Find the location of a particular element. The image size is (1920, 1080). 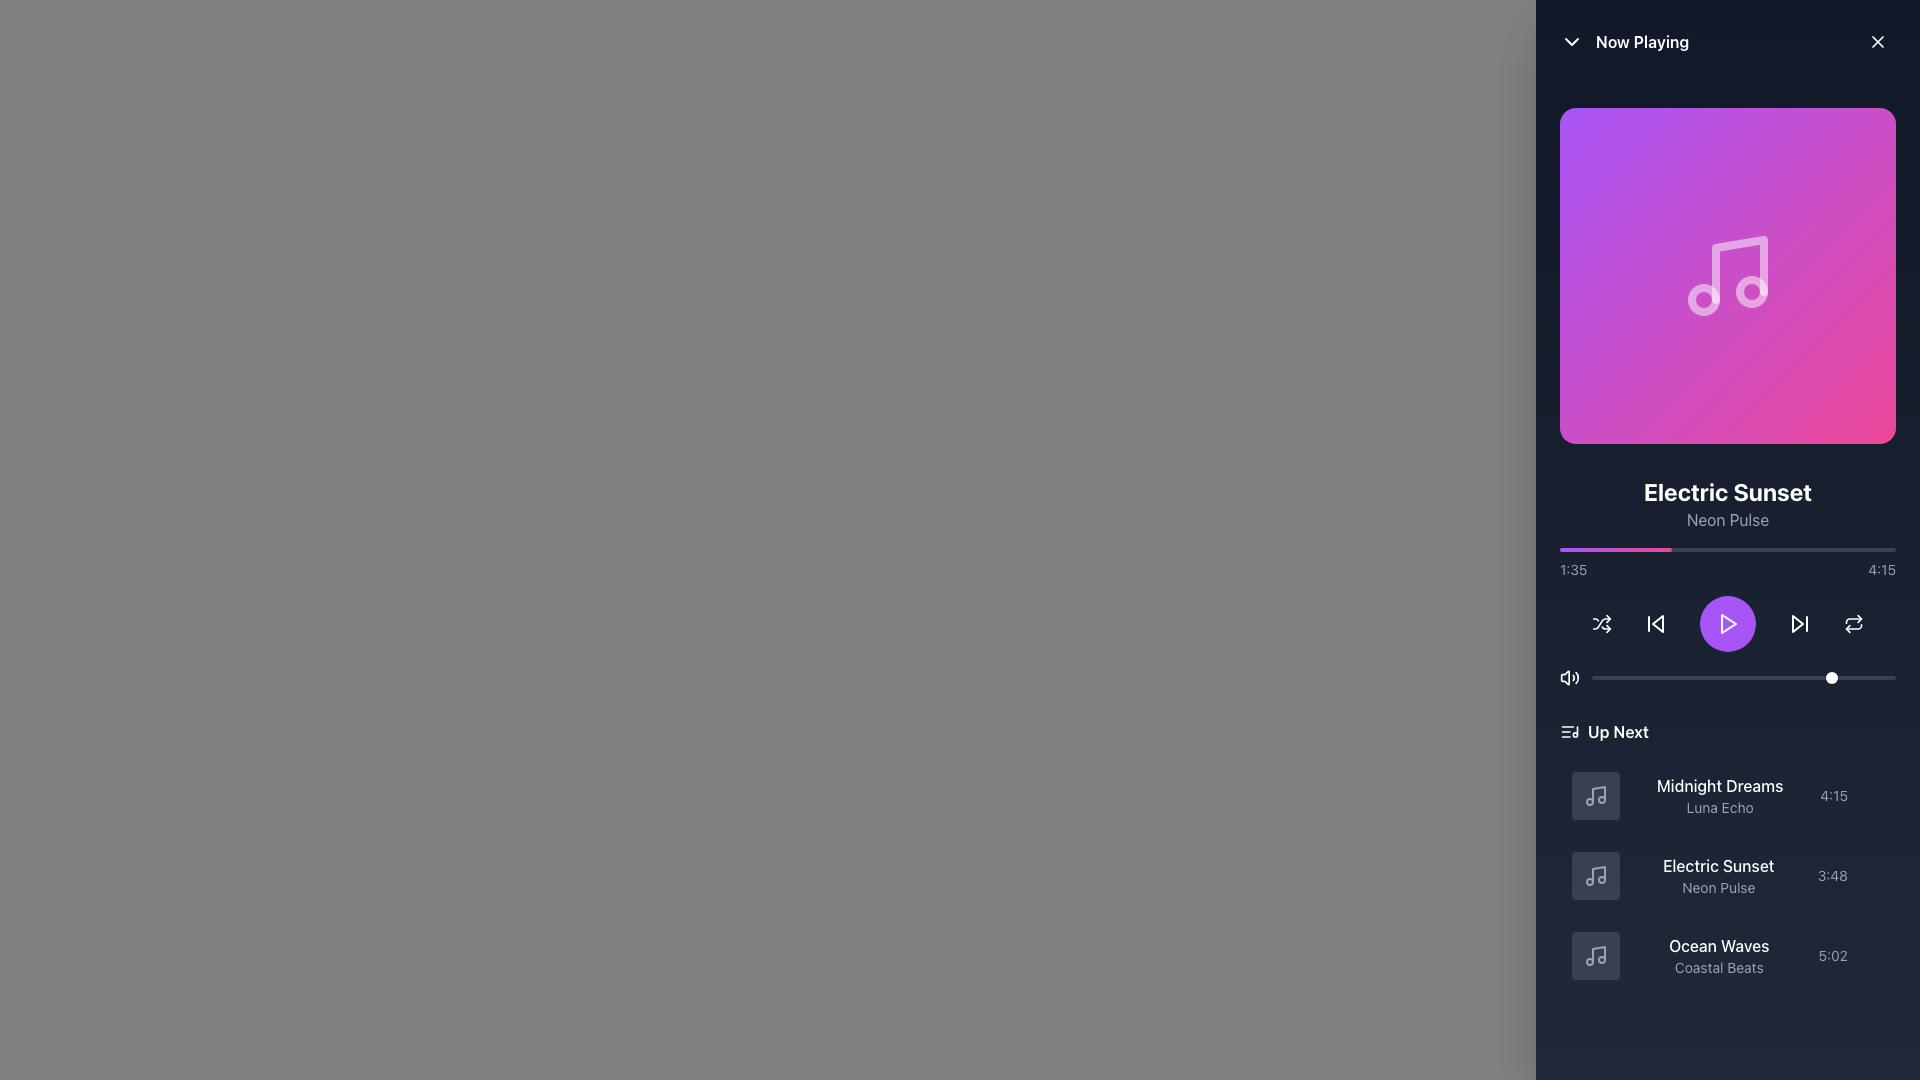

the text display element showing 'Midnight Dreams' and 'Luna Echo', which is part of the 'Up Next' list is located at coordinates (1719, 794).